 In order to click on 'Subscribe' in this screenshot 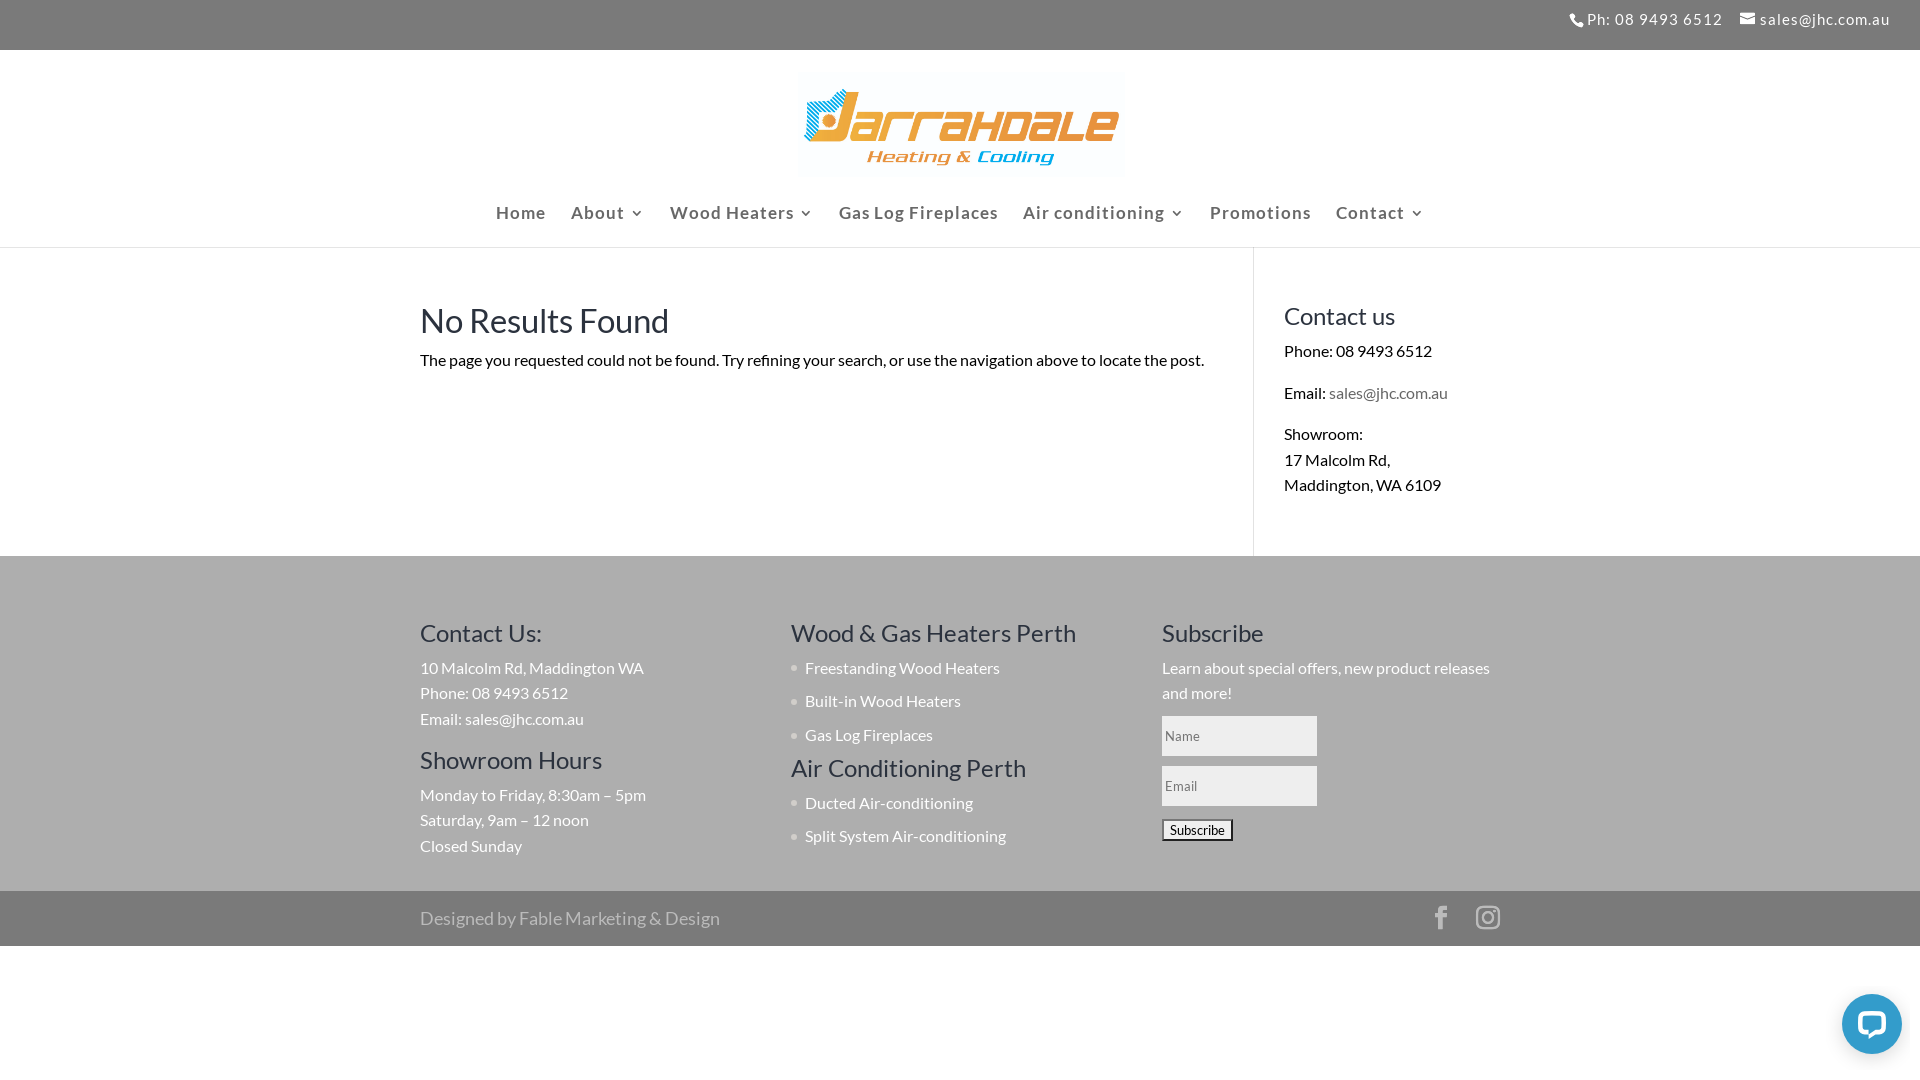, I will do `click(1197, 829)`.